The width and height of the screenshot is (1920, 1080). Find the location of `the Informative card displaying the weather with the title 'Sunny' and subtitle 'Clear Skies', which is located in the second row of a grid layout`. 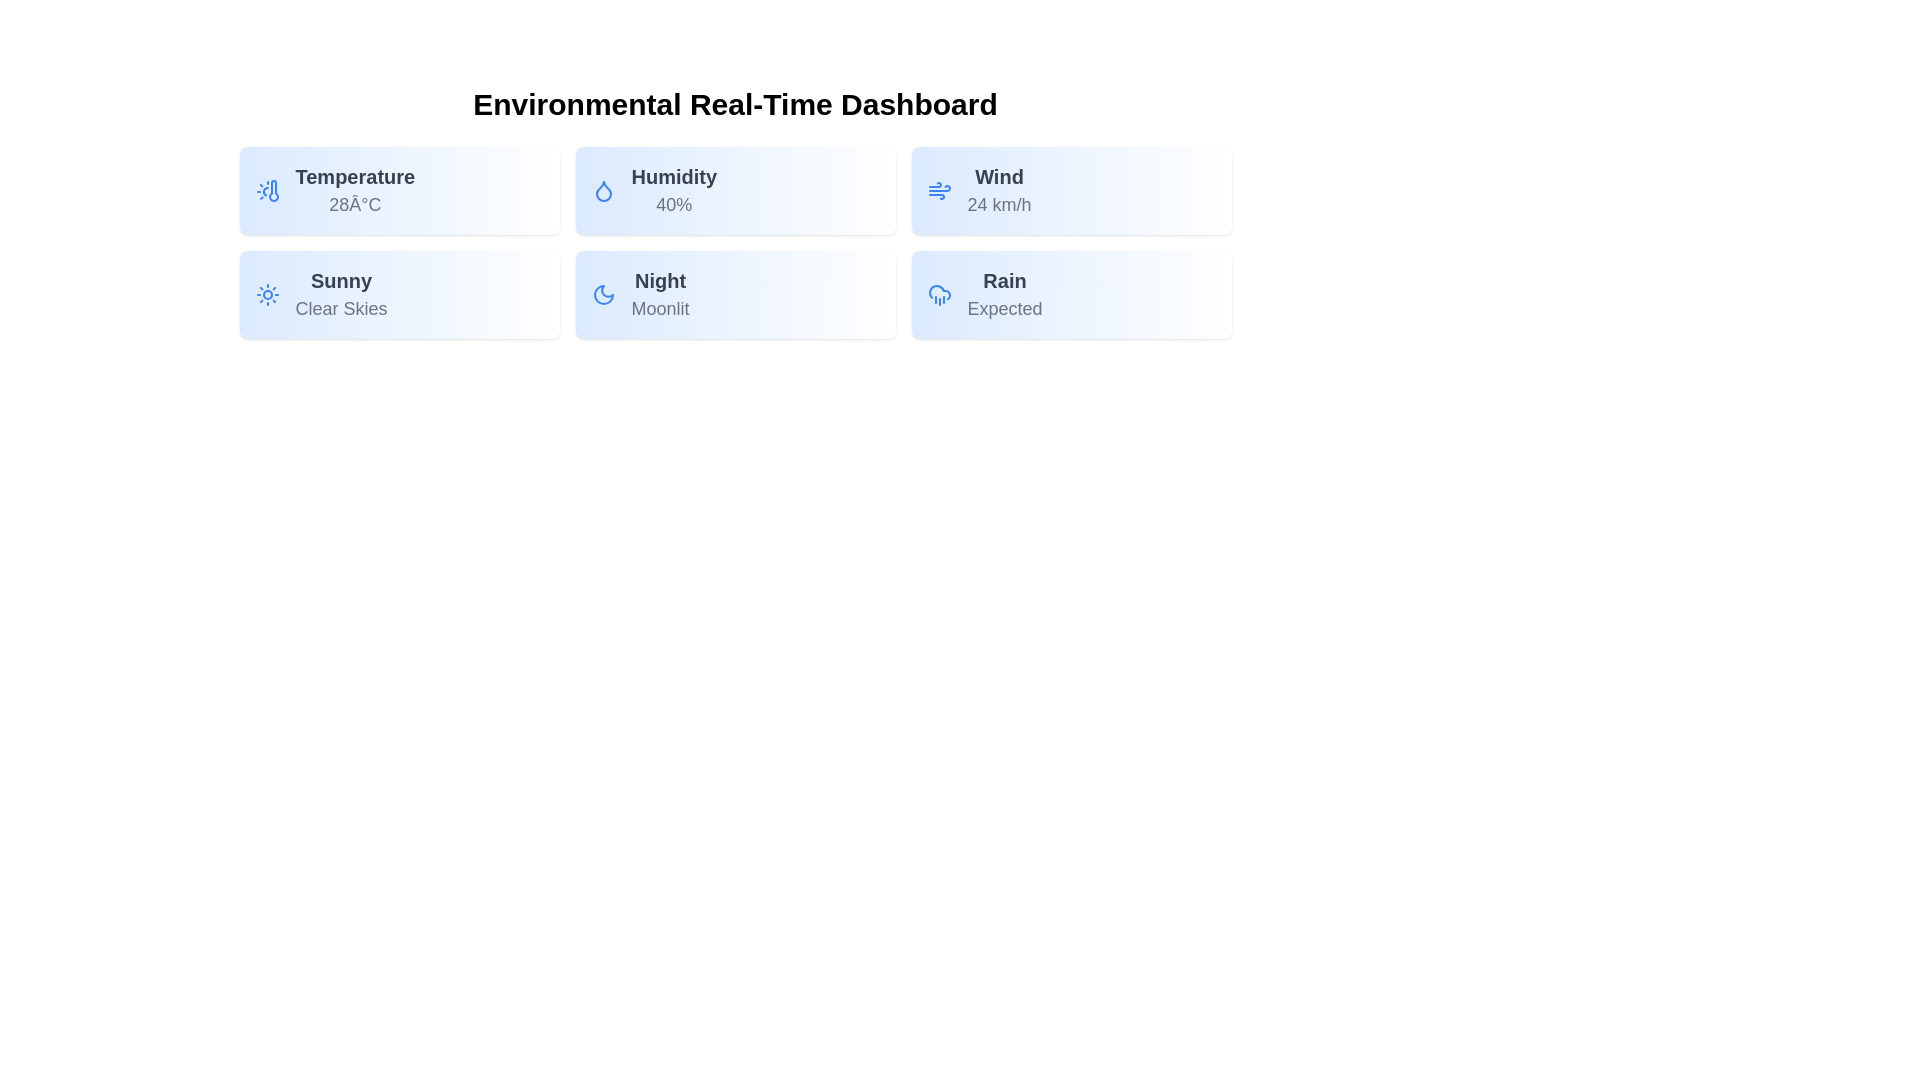

the Informative card displaying the weather with the title 'Sunny' and subtitle 'Clear Skies', which is located in the second row of a grid layout is located at coordinates (399, 294).